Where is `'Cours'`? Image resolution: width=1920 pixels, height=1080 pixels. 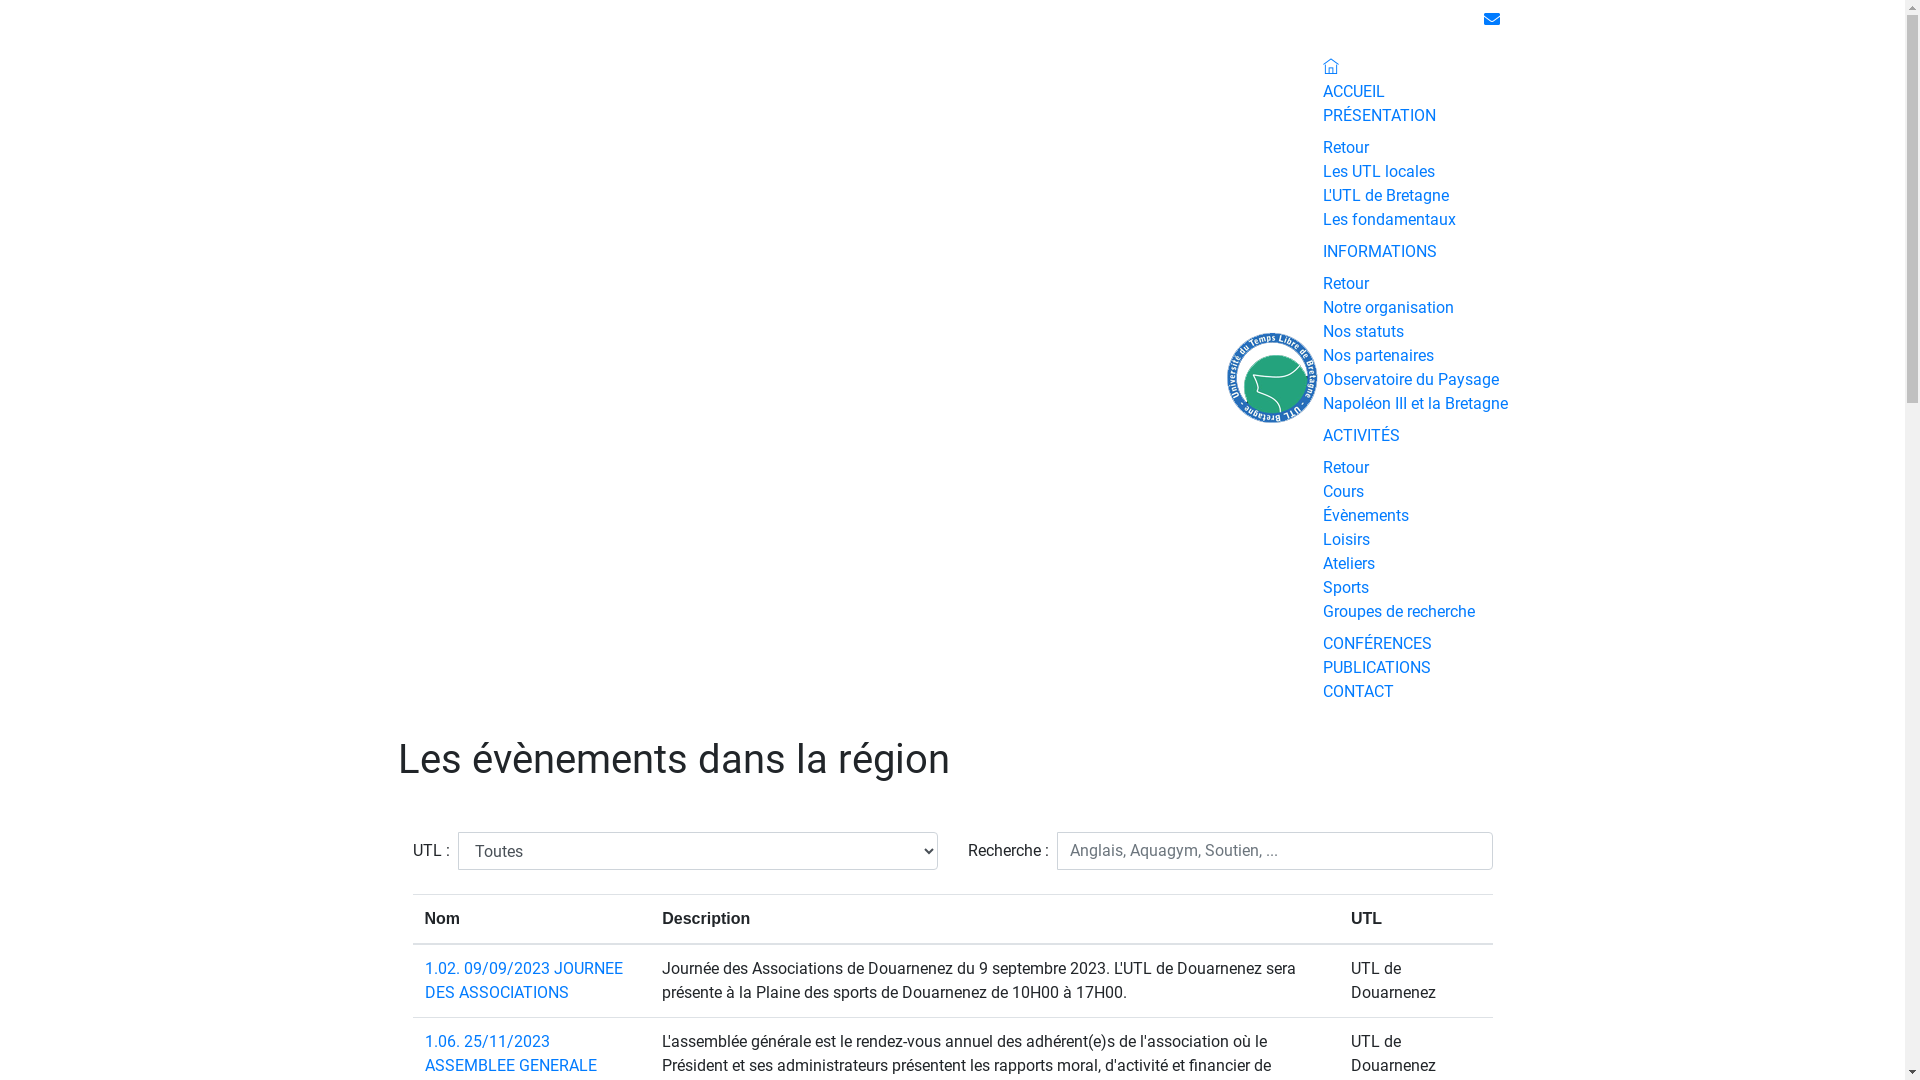 'Cours' is located at coordinates (1342, 491).